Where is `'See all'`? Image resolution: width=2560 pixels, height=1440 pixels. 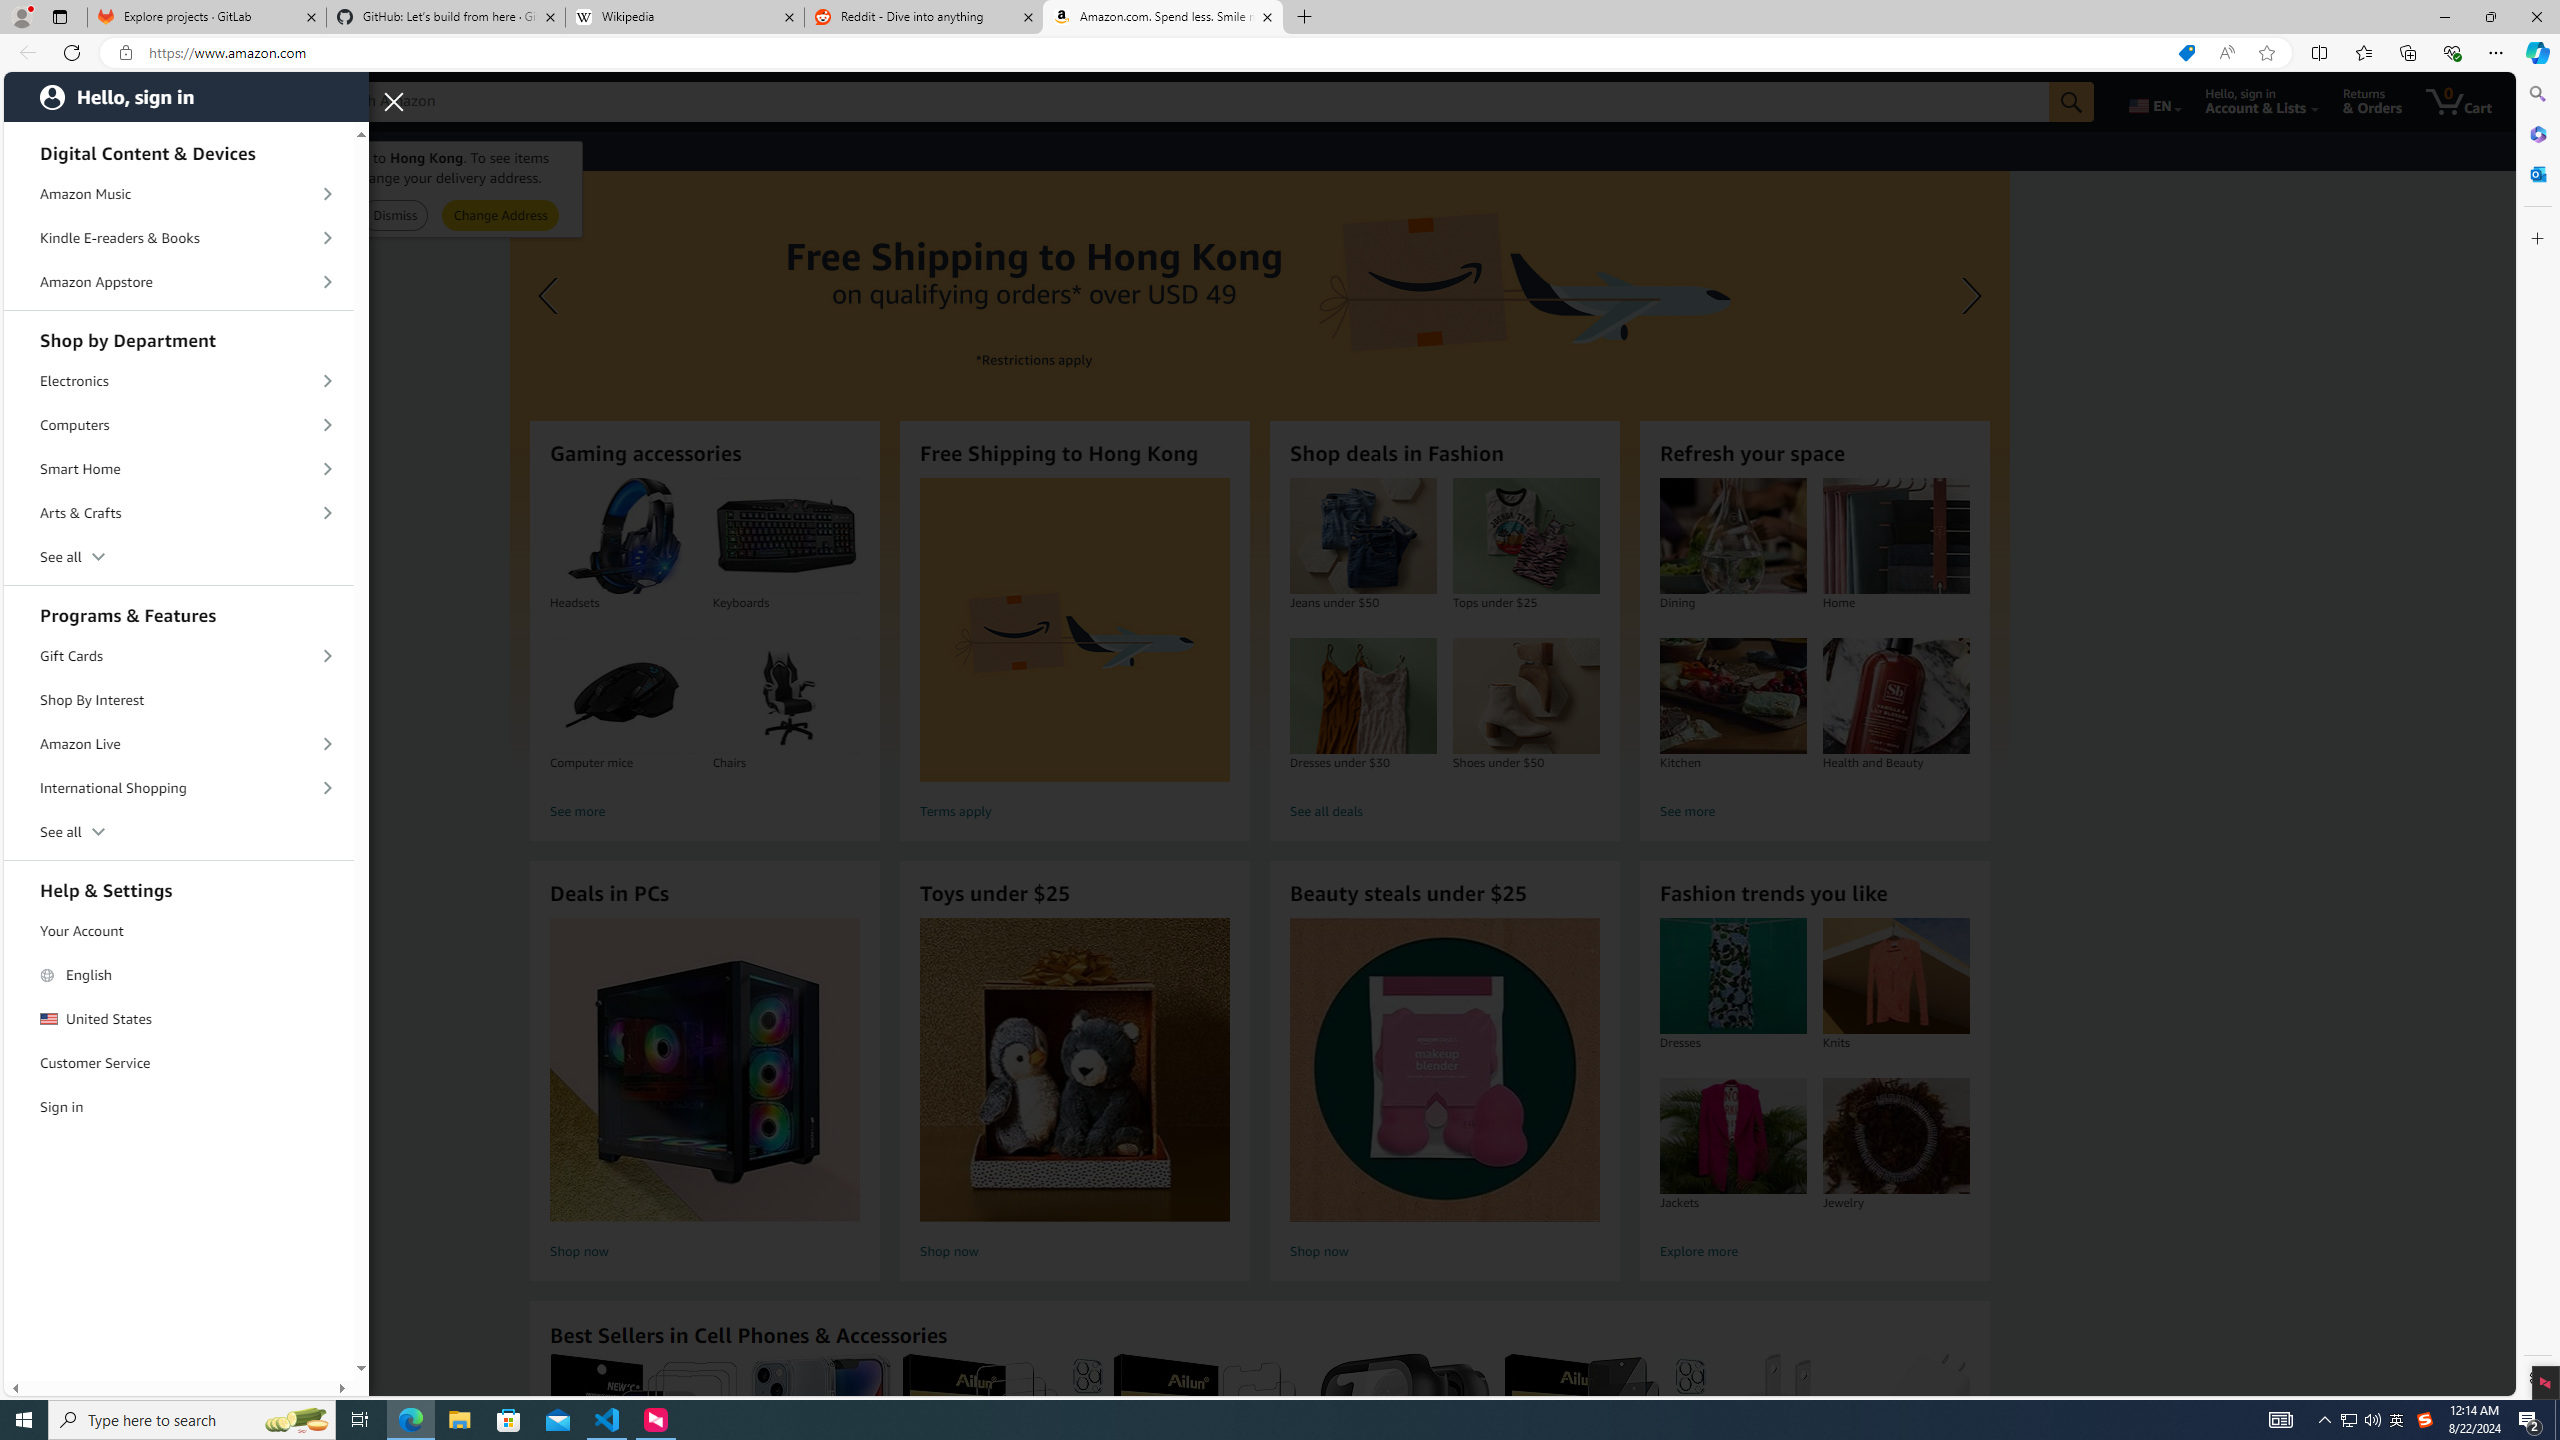
'See all' is located at coordinates (179, 832).